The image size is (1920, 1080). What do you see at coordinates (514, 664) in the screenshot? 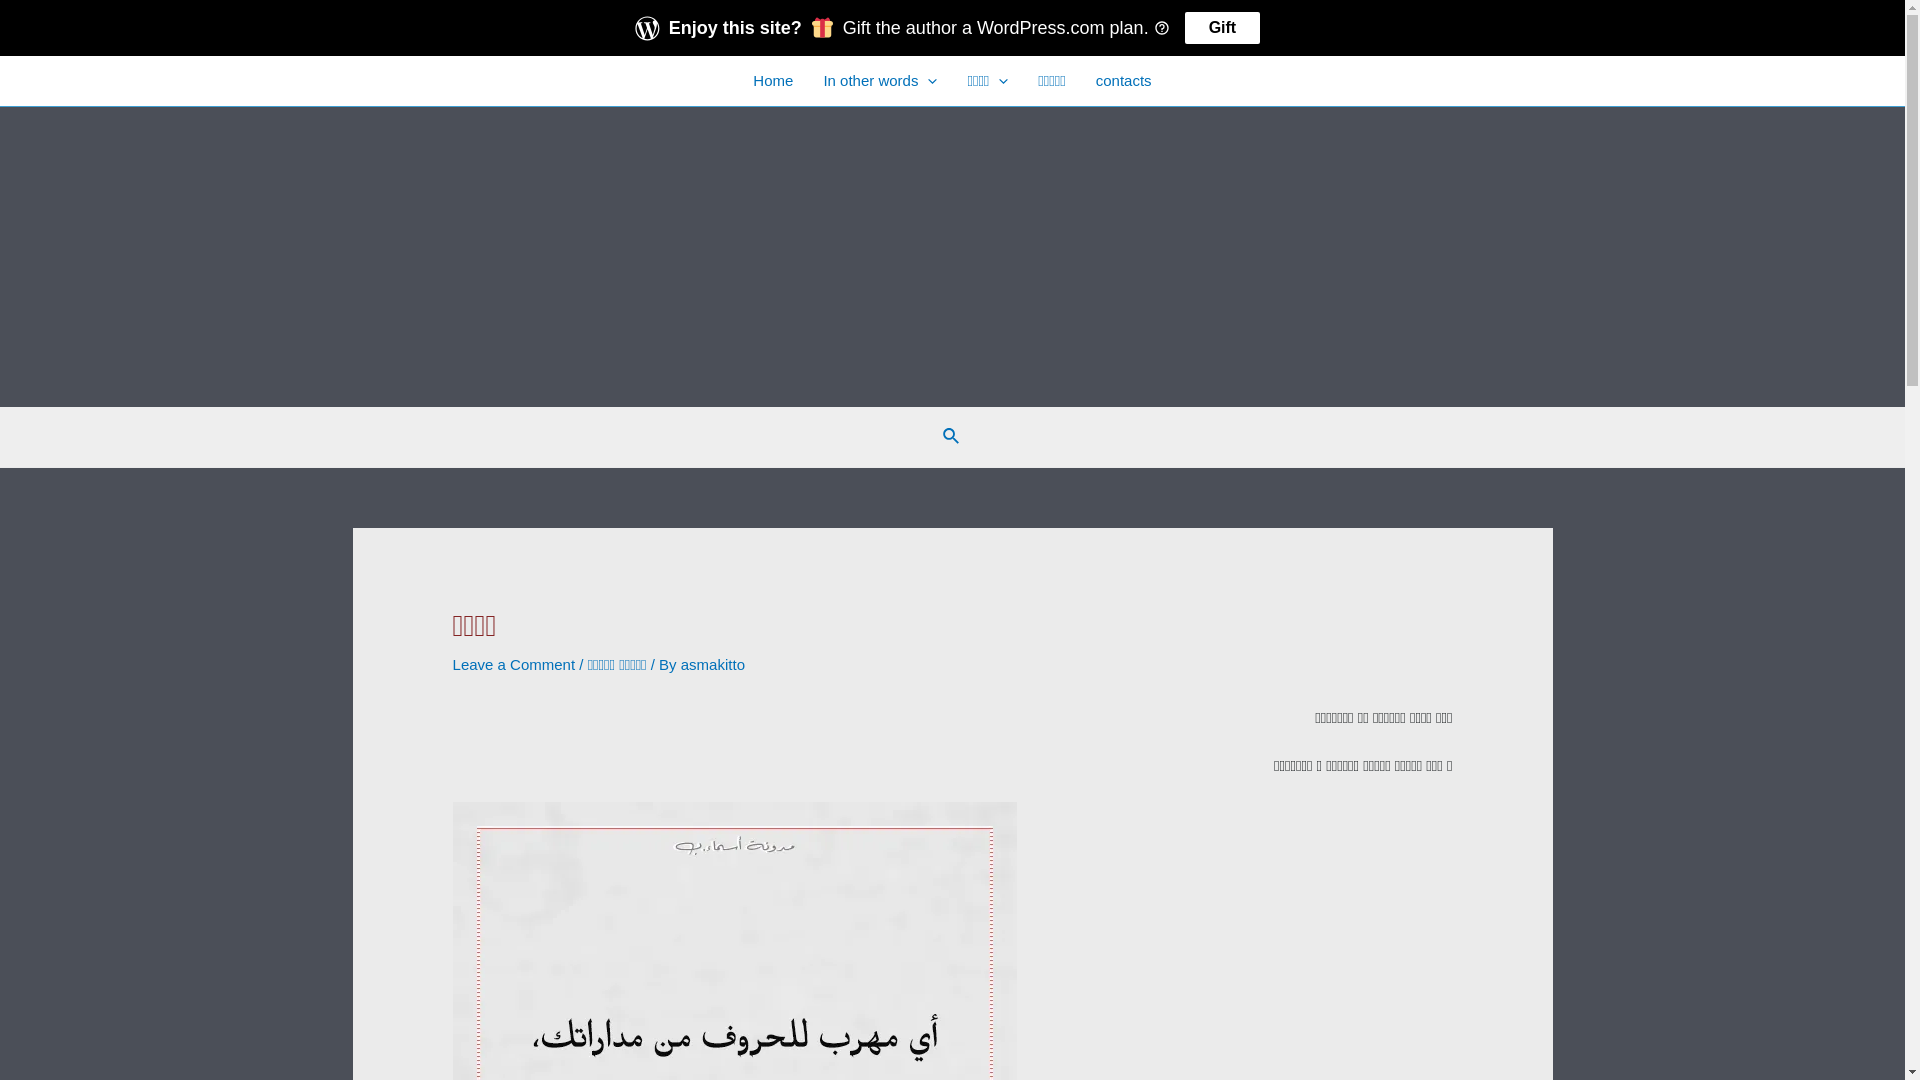
I see `'Leave a Comment'` at bounding box center [514, 664].